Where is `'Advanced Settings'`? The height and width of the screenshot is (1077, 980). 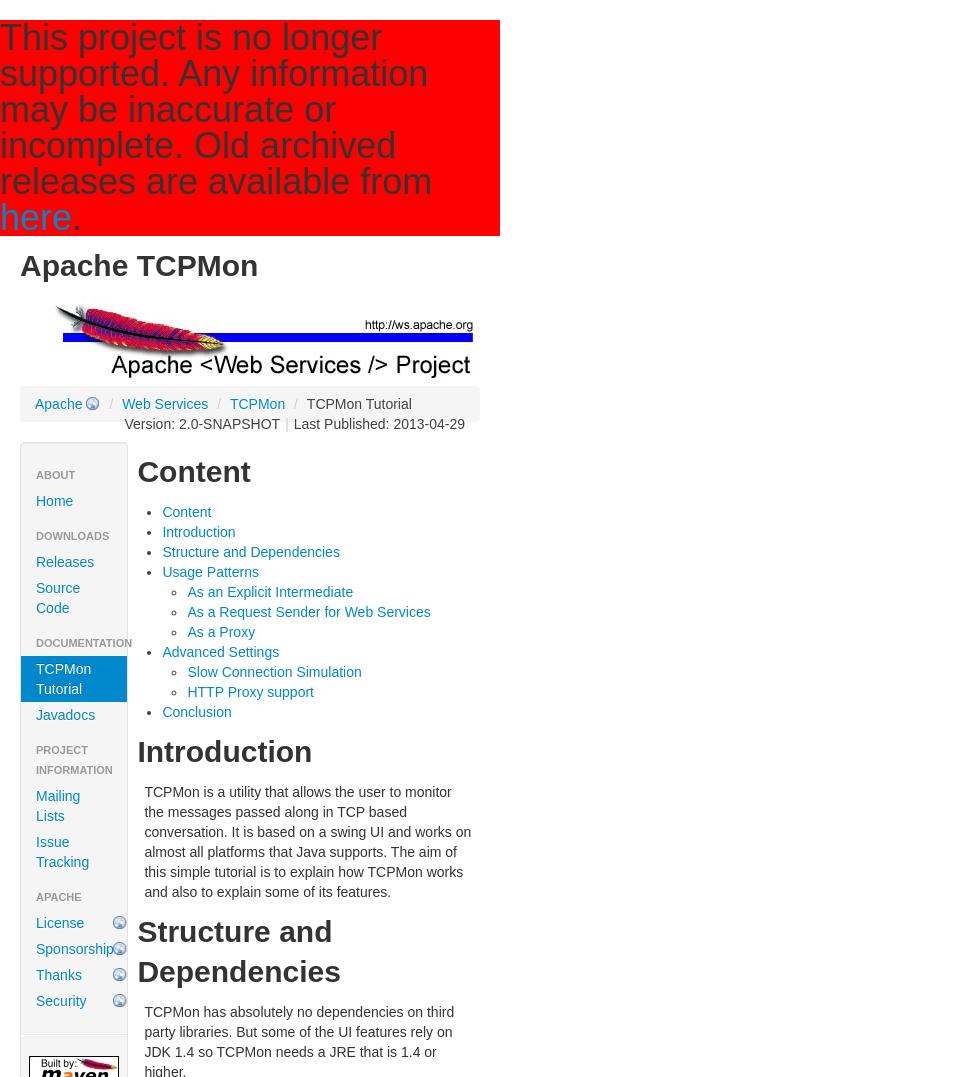 'Advanced Settings' is located at coordinates (220, 652).